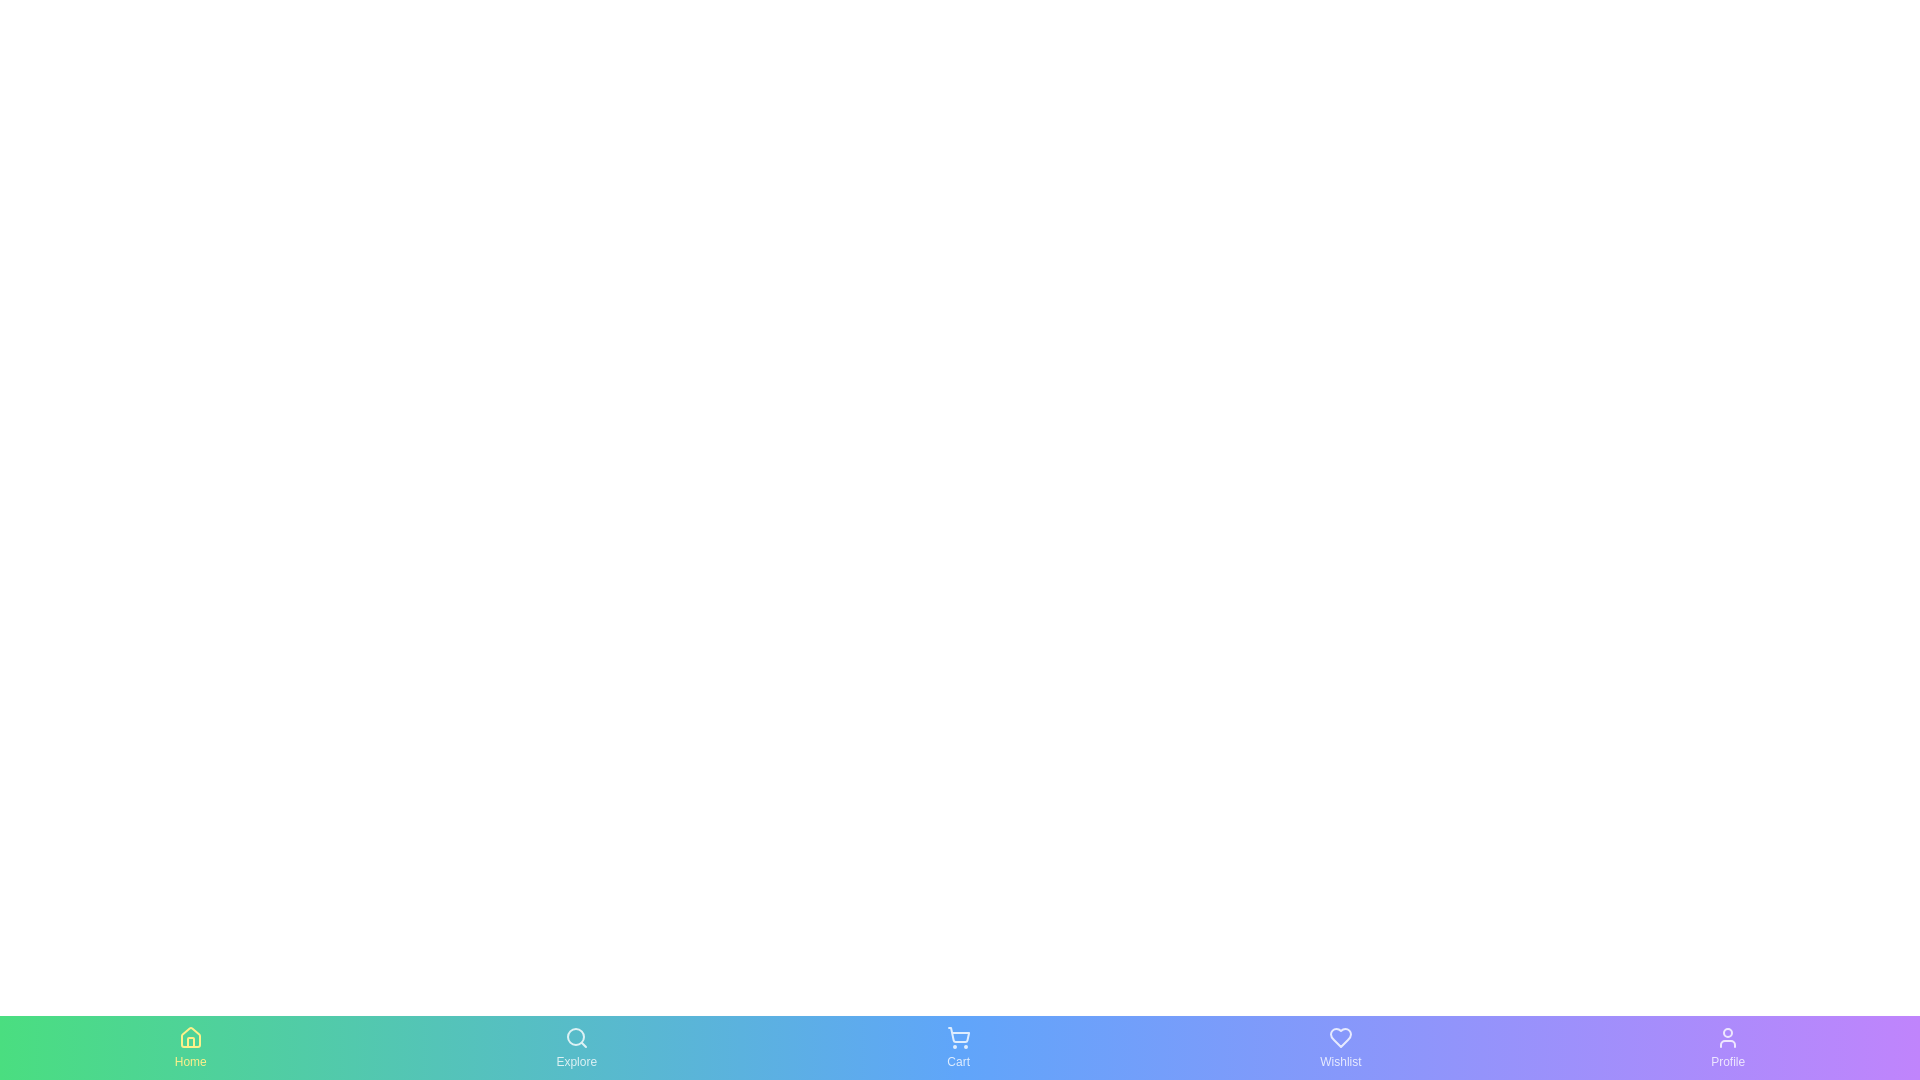  Describe the element at coordinates (575, 1047) in the screenshot. I see `the Explore navigation icon to trigger navigation` at that location.